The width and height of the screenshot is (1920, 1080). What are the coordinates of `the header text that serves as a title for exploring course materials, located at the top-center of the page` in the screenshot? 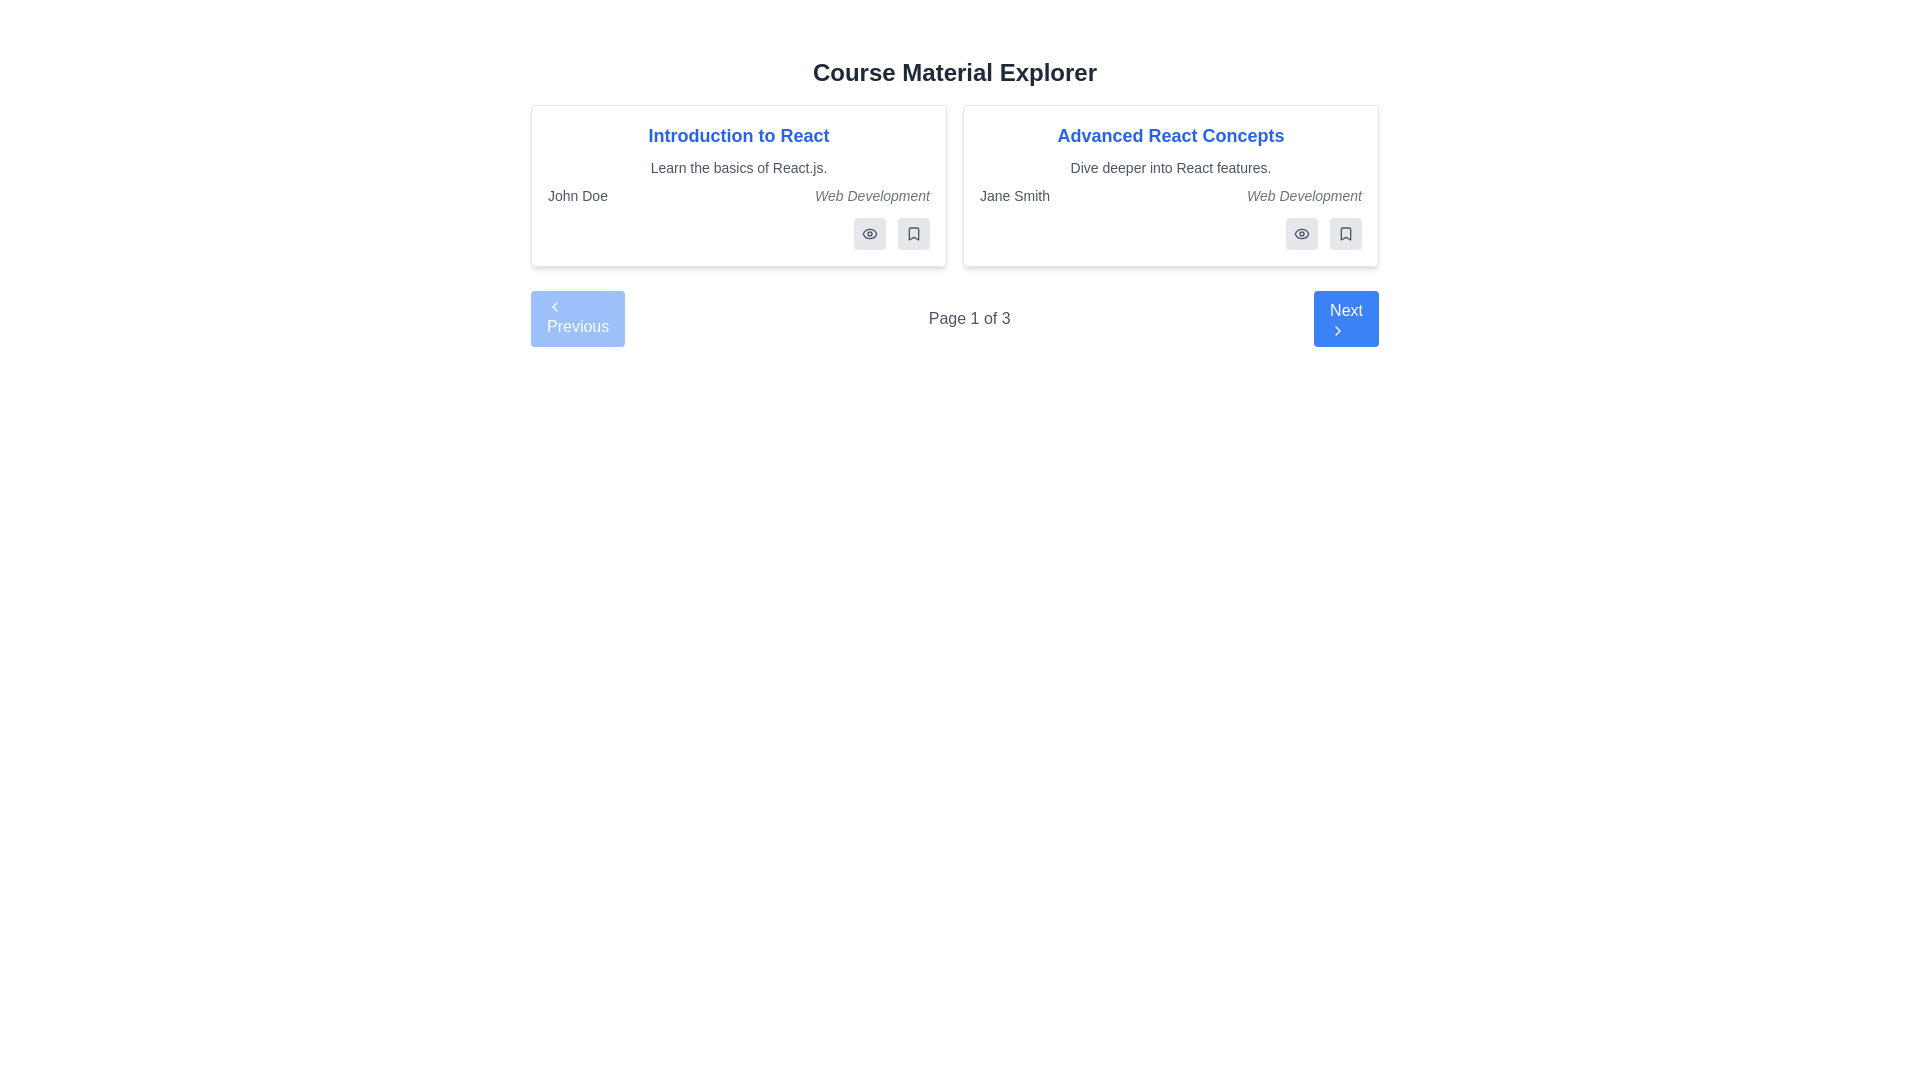 It's located at (954, 72).